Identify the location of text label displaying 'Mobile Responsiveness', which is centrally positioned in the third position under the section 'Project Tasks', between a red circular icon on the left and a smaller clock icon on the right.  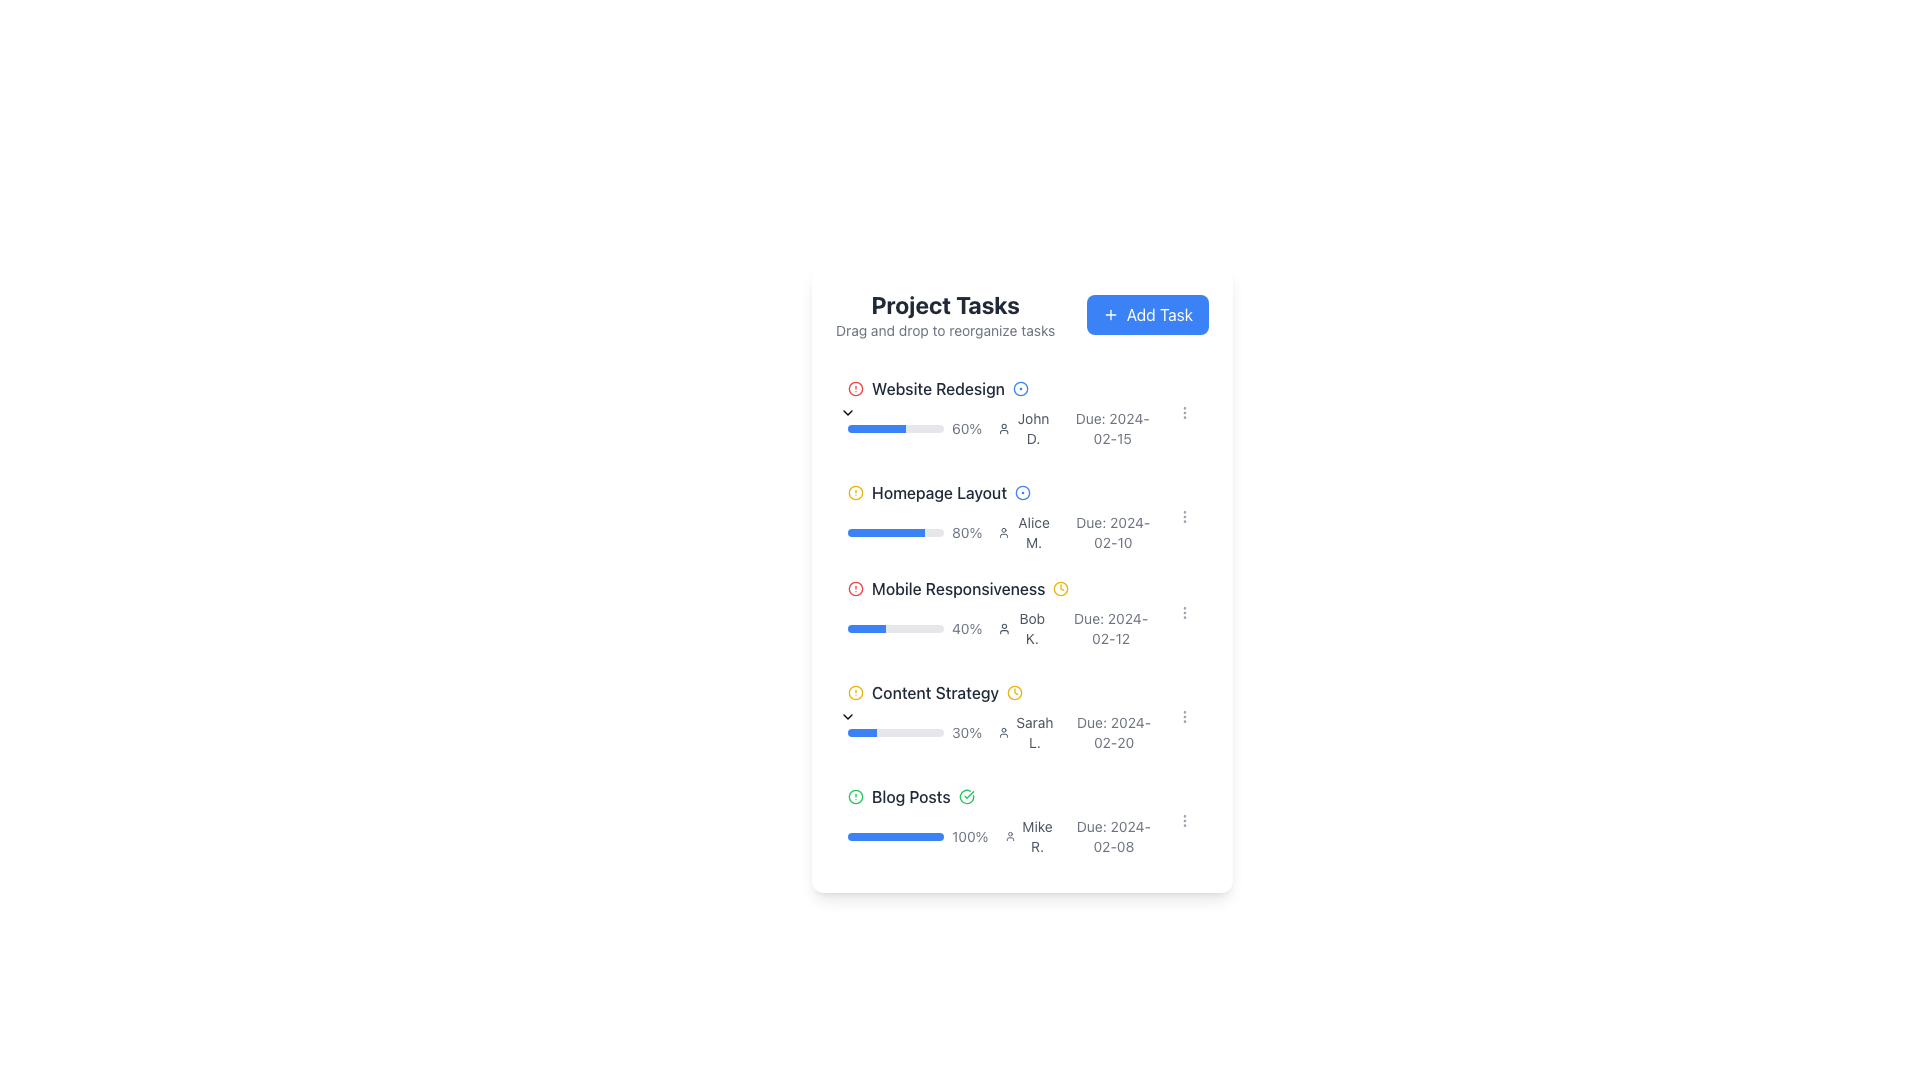
(957, 588).